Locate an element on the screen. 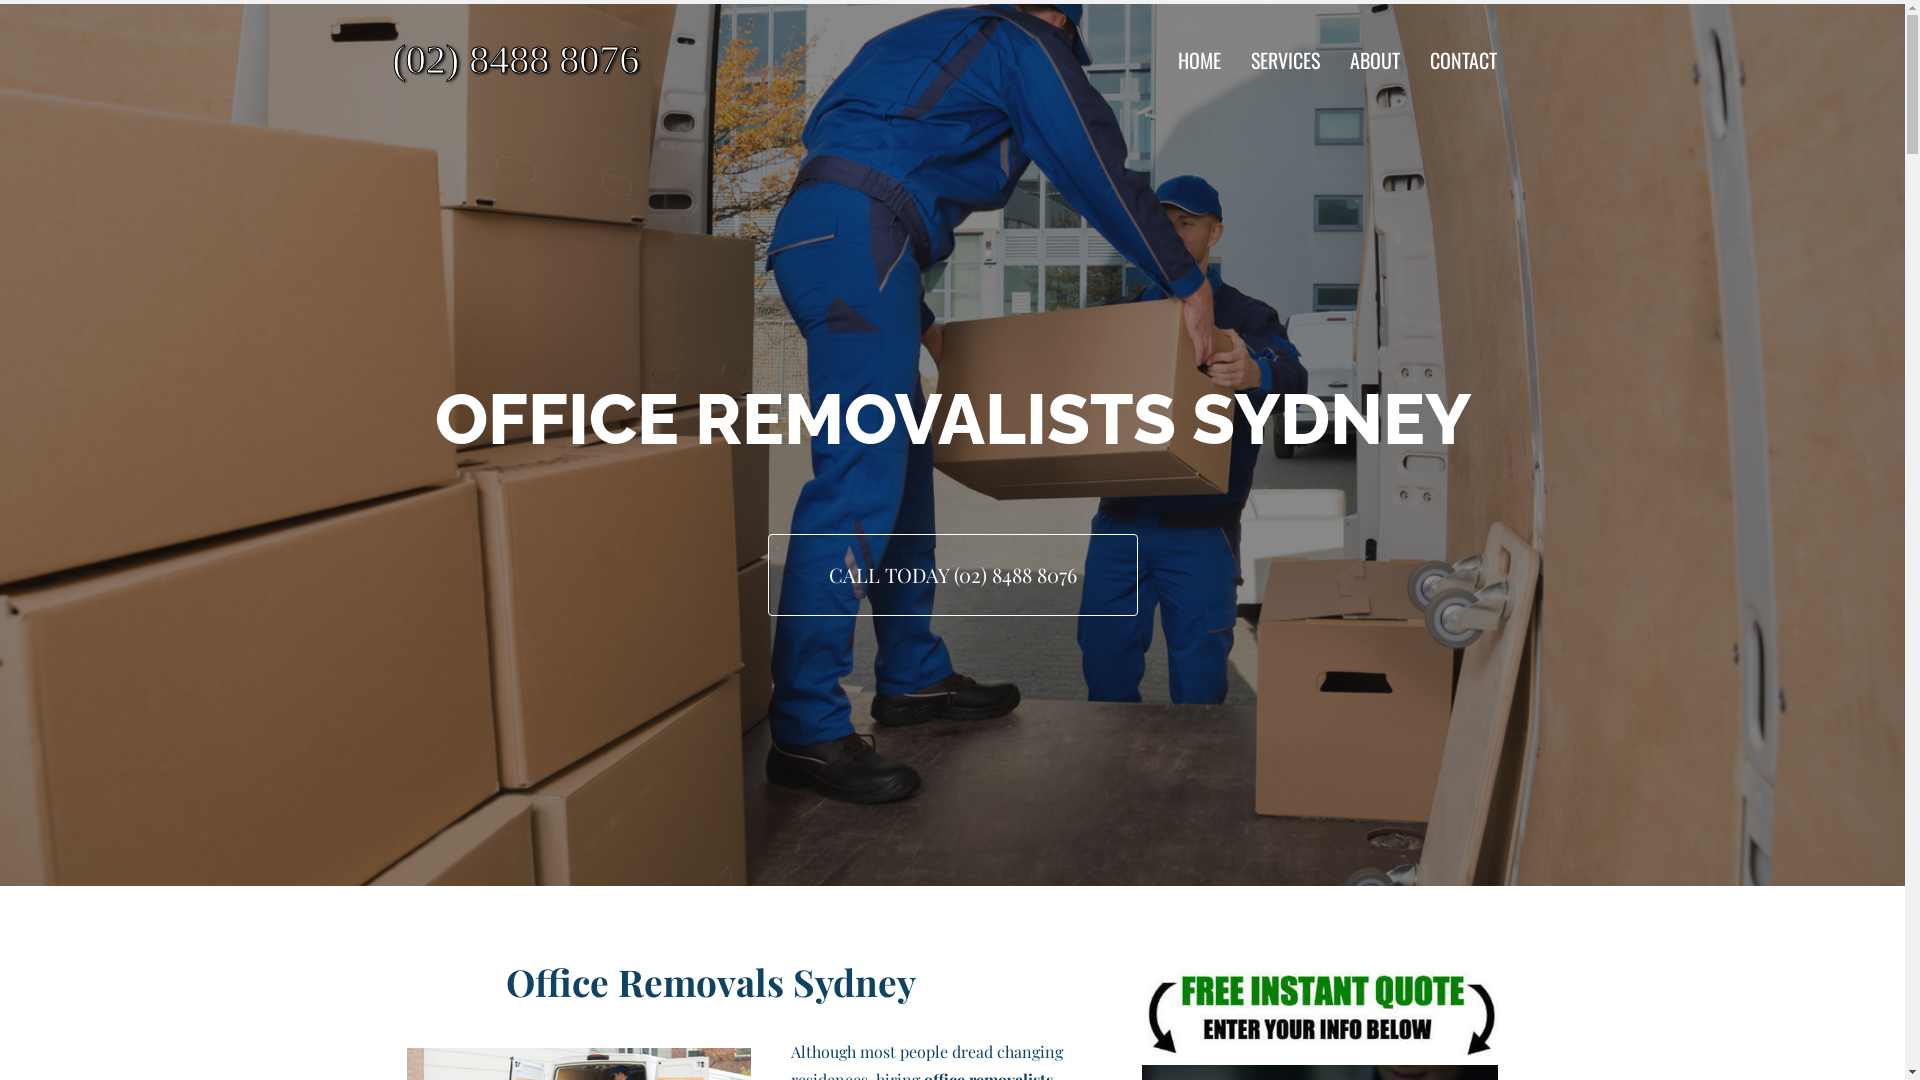 Image resolution: width=1920 pixels, height=1080 pixels. 'CALL TODAY (02) 8488 8076' is located at coordinates (952, 574).